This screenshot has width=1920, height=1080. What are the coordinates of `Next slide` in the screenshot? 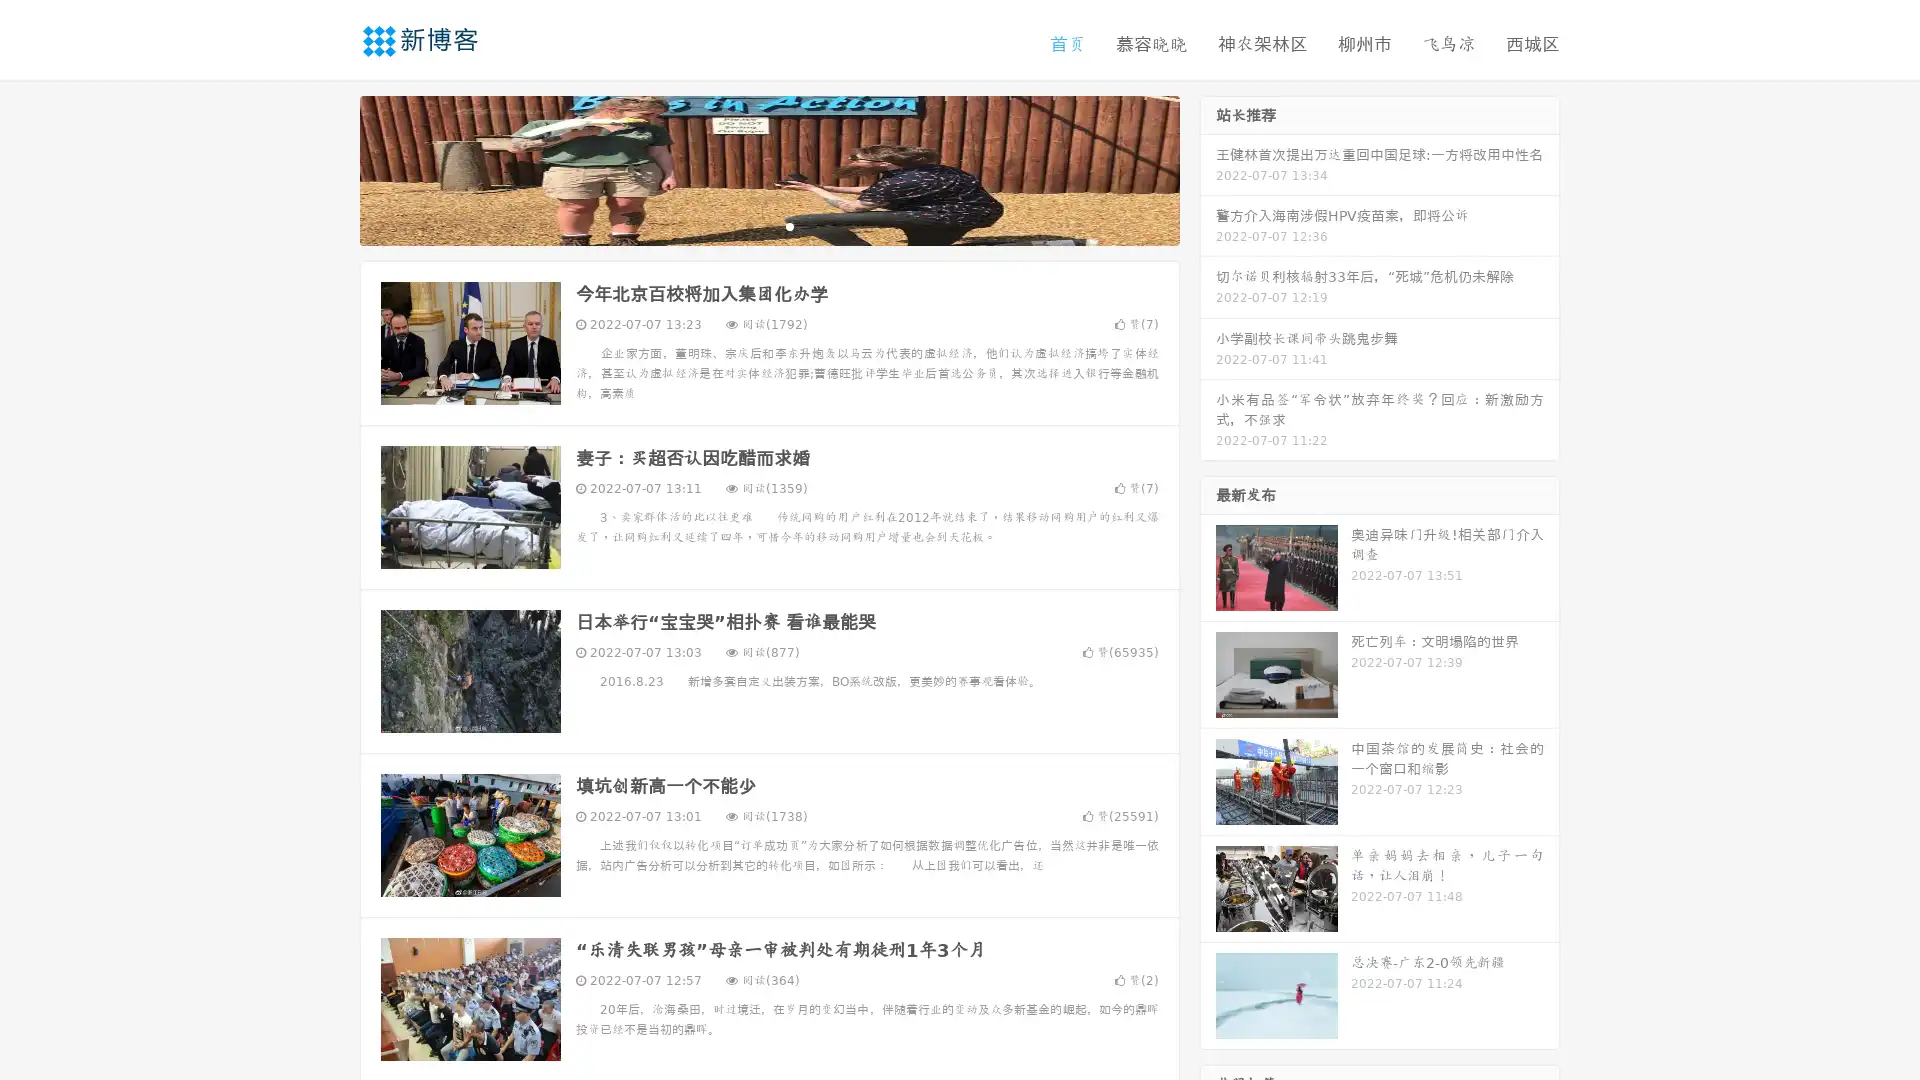 It's located at (1208, 168).